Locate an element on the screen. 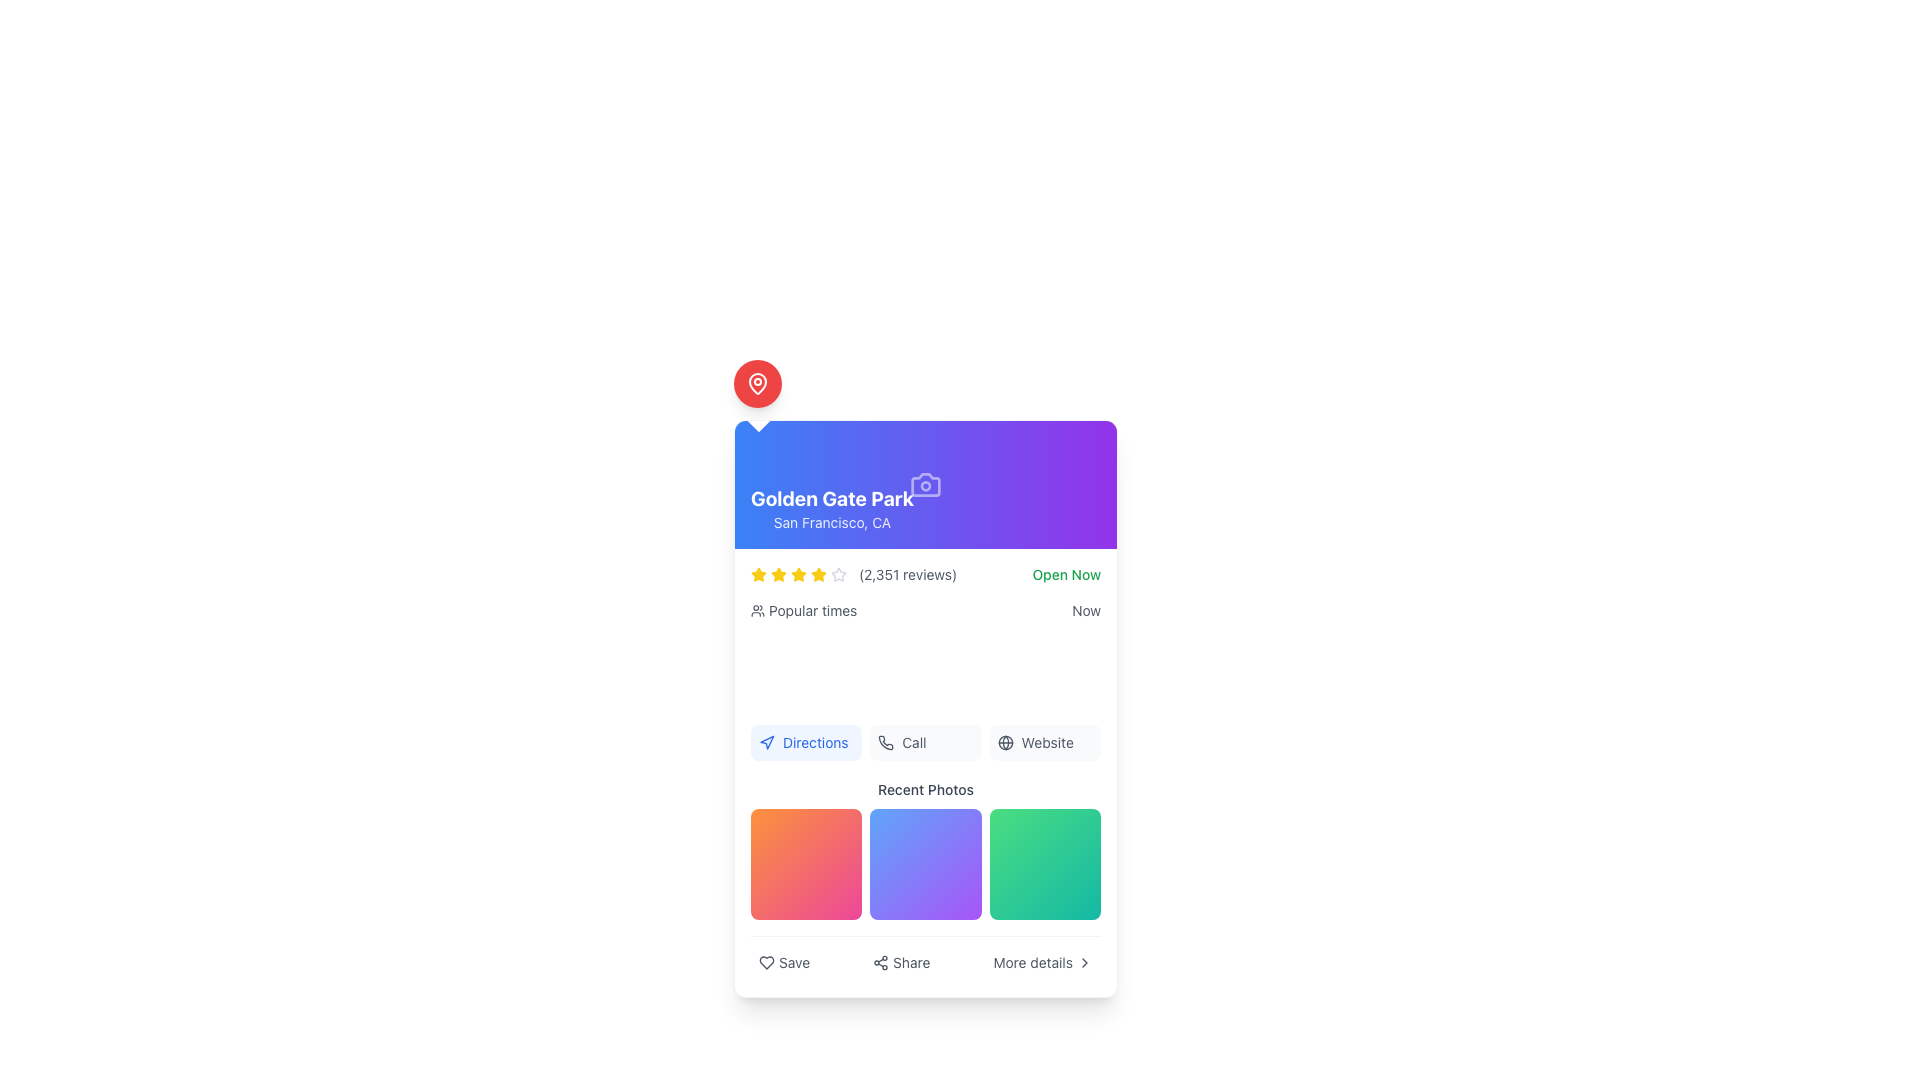  the 'Share' button, which features a share icon and is positioned centrally below 'Recent Photos' is located at coordinates (900, 962).